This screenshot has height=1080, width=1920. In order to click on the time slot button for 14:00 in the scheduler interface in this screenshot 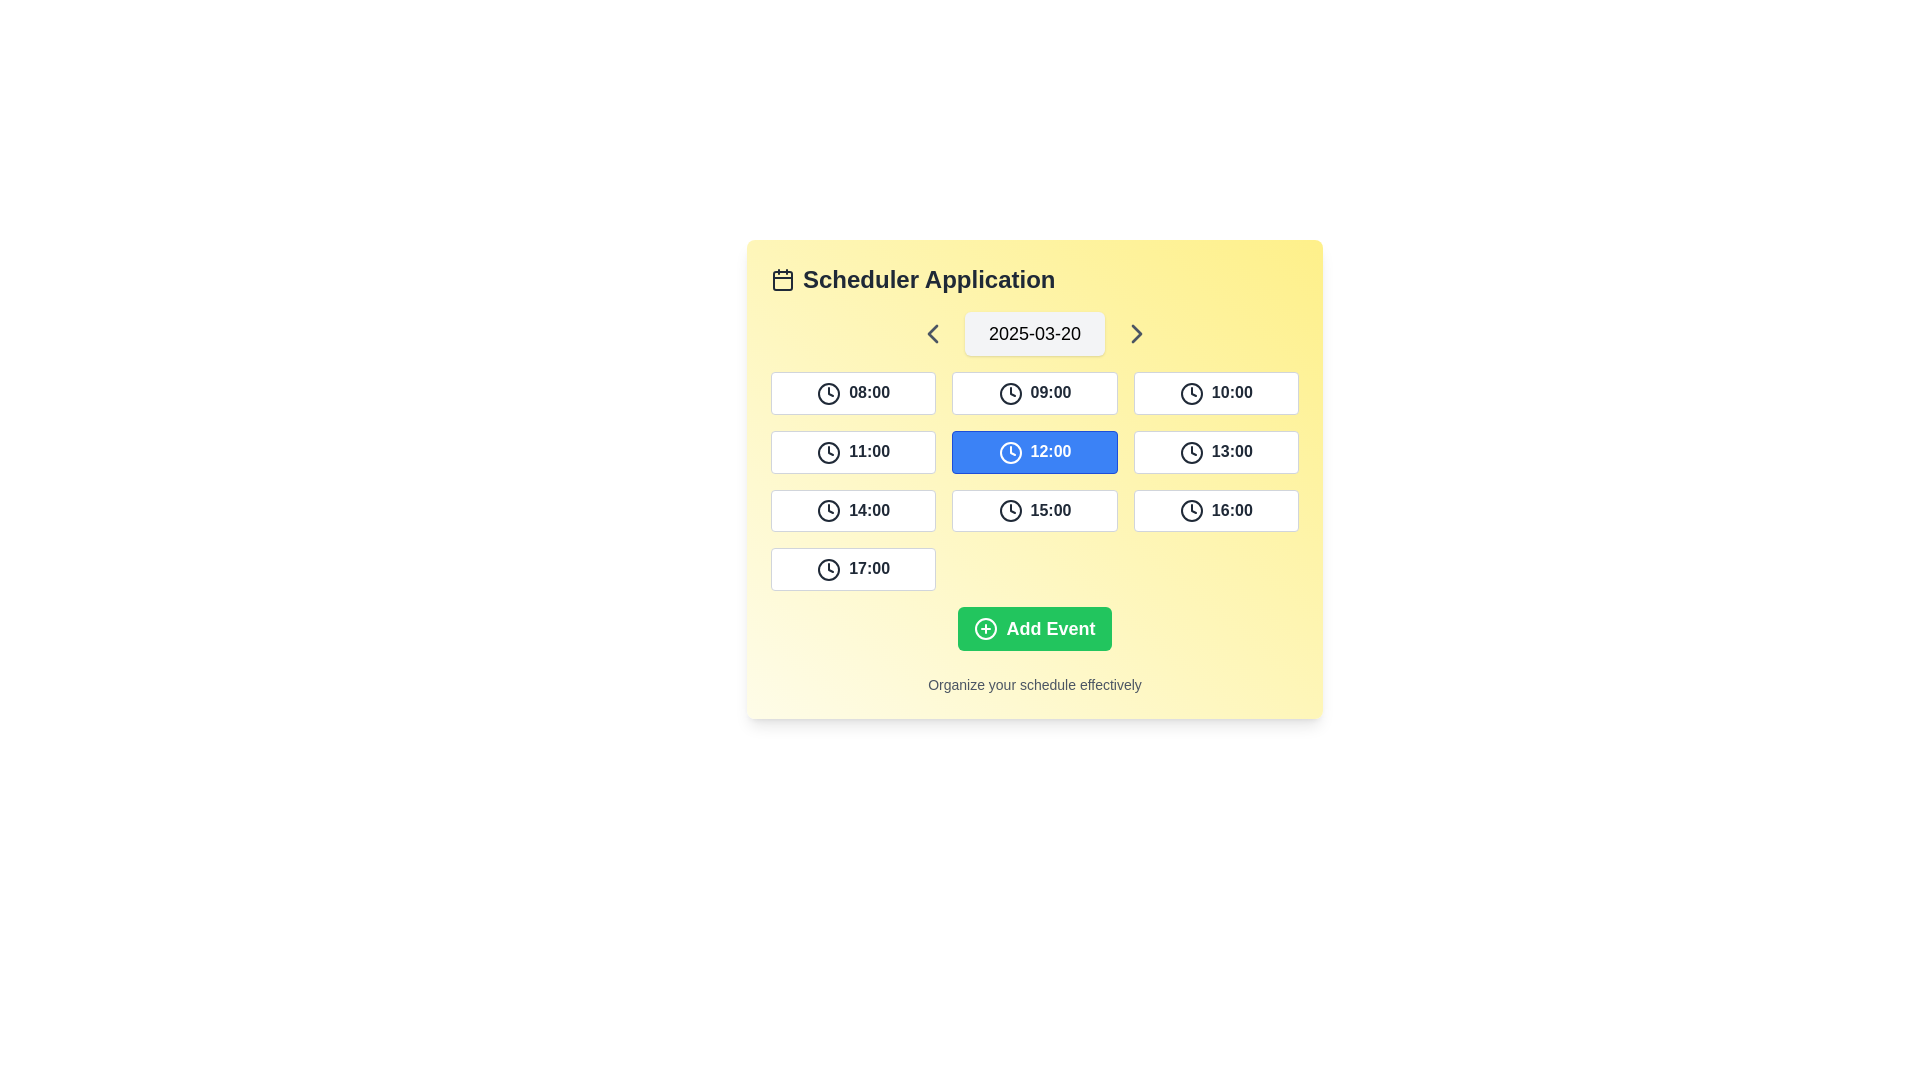, I will do `click(853, 509)`.